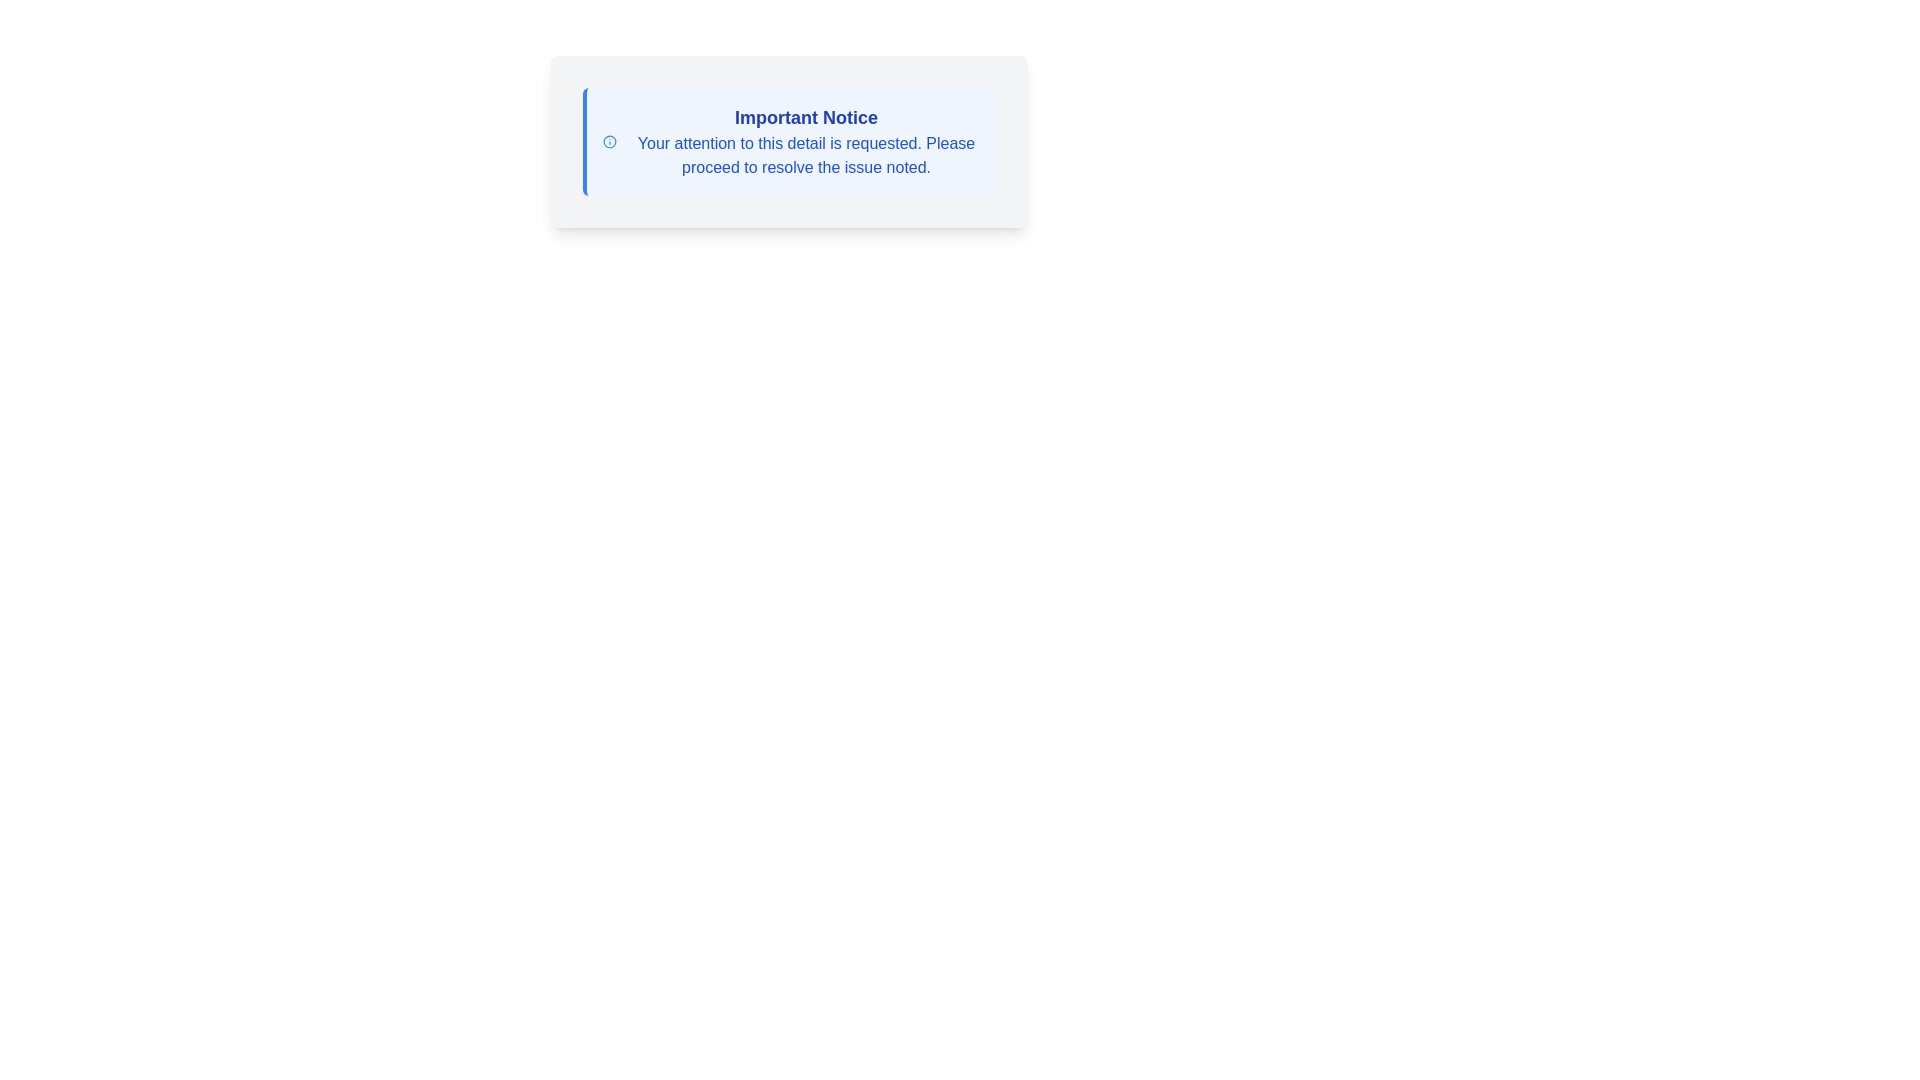 The height and width of the screenshot is (1080, 1920). Describe the element at coordinates (608, 141) in the screenshot. I see `the blue circular Information Icon that is positioned to the left of the 'Important Notice' heading in the notification box` at that location.